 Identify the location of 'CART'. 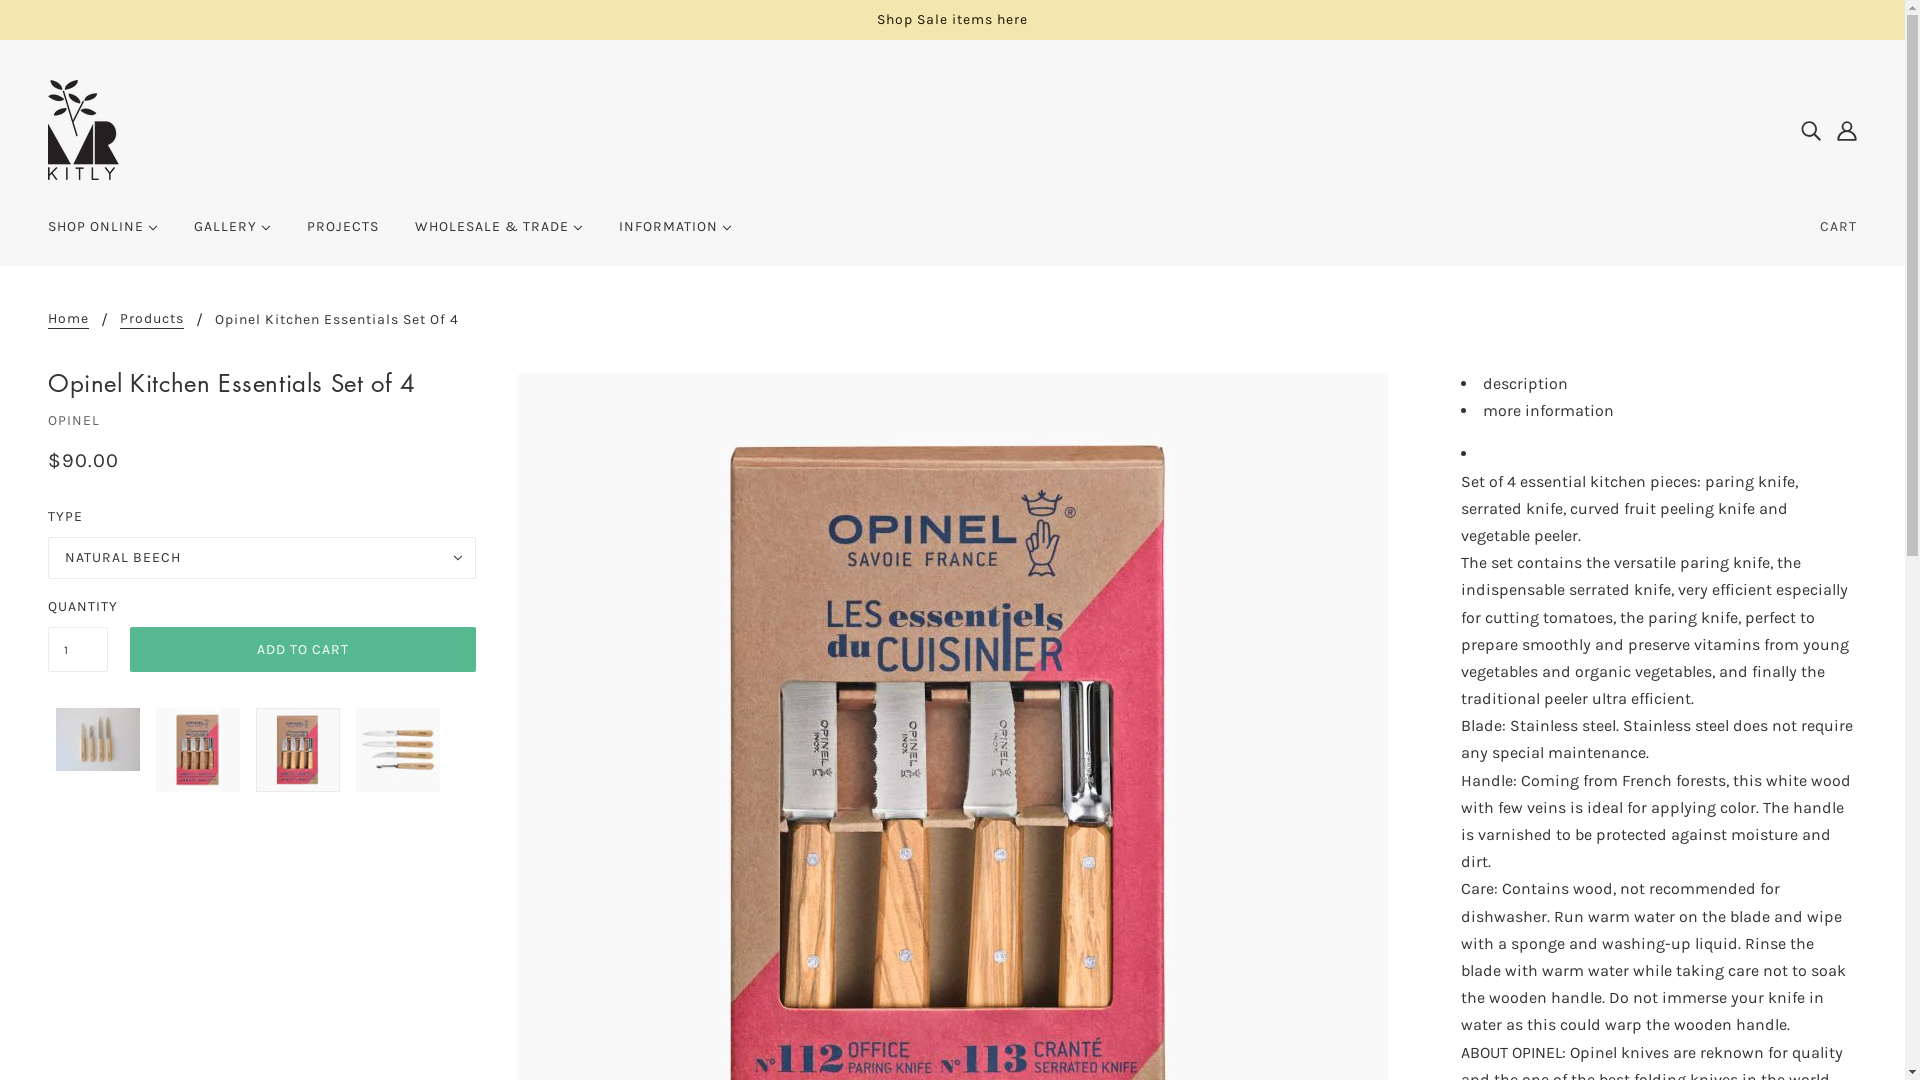
(1804, 226).